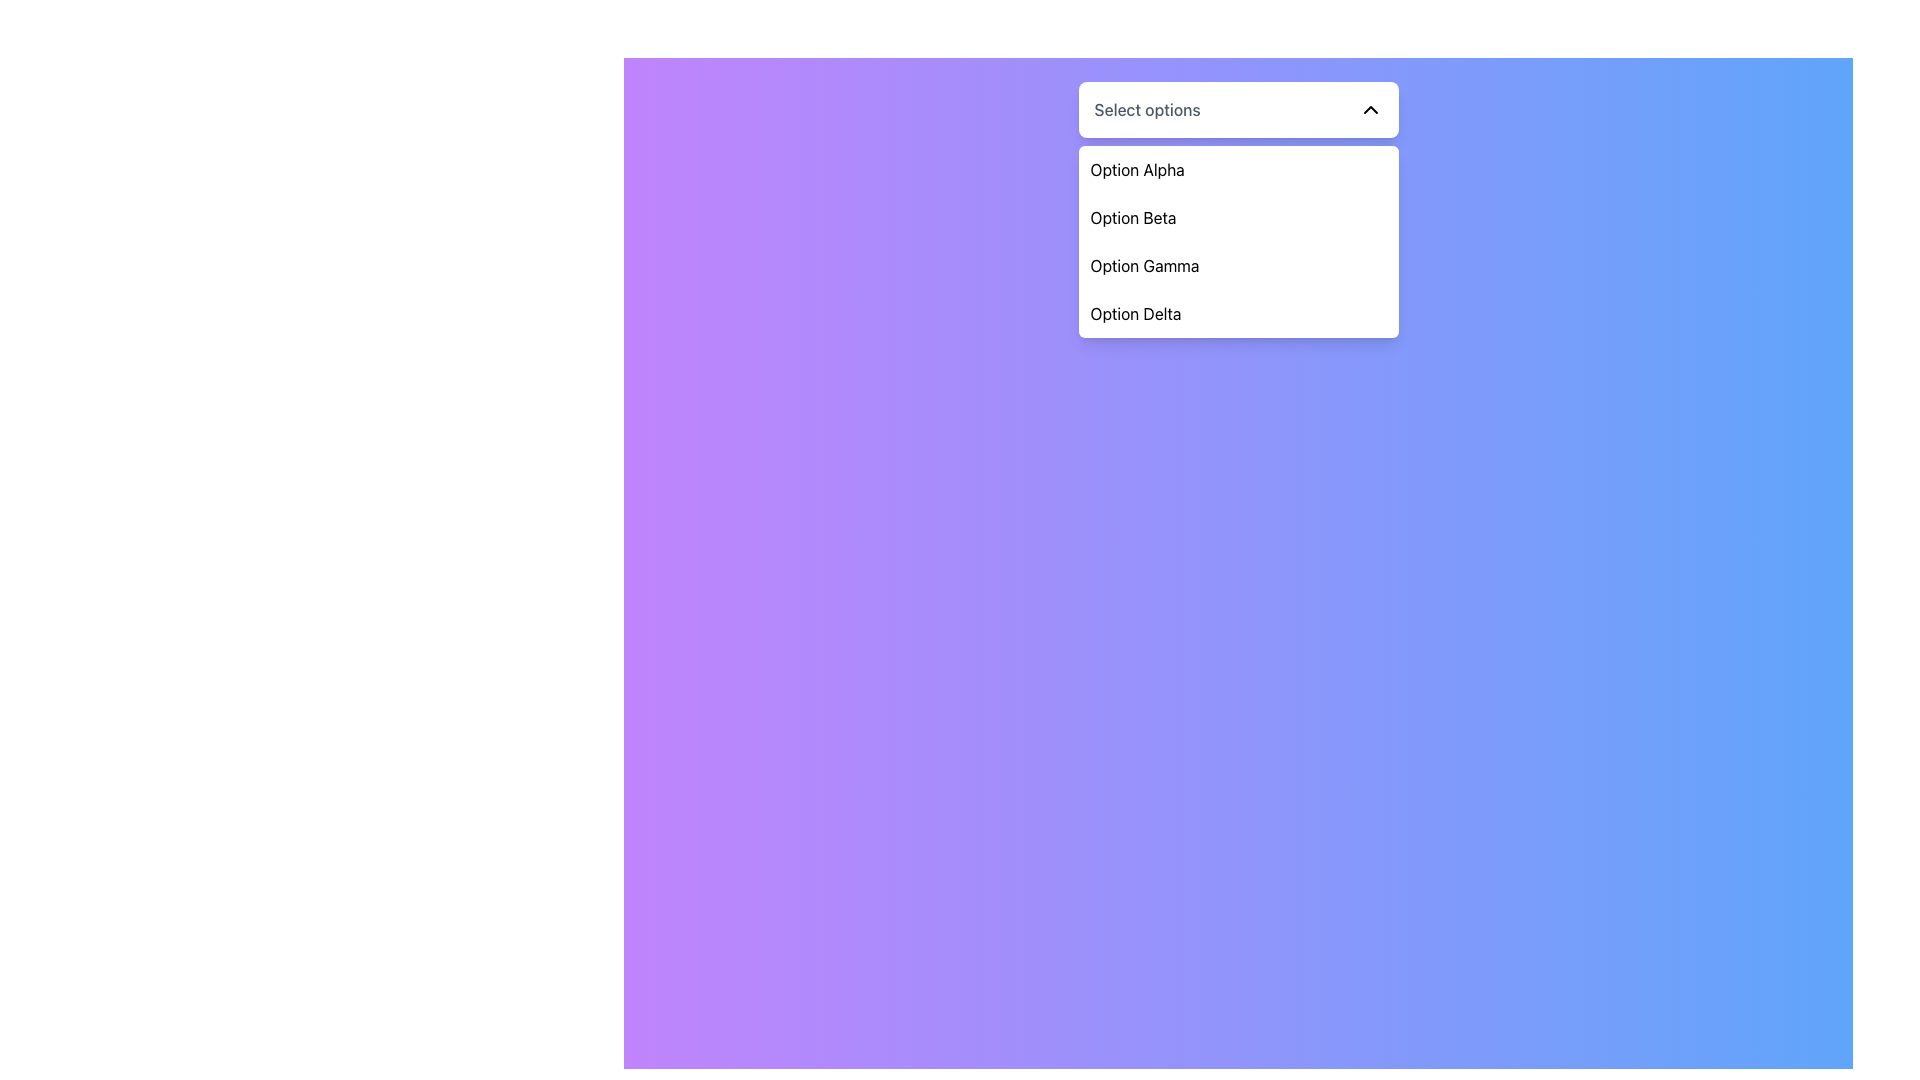 The image size is (1920, 1080). I want to click on to select the menu item labeled 'Option Beta' in the dropdown menu, which is the second item below 'Option Alpha', so click(1237, 218).